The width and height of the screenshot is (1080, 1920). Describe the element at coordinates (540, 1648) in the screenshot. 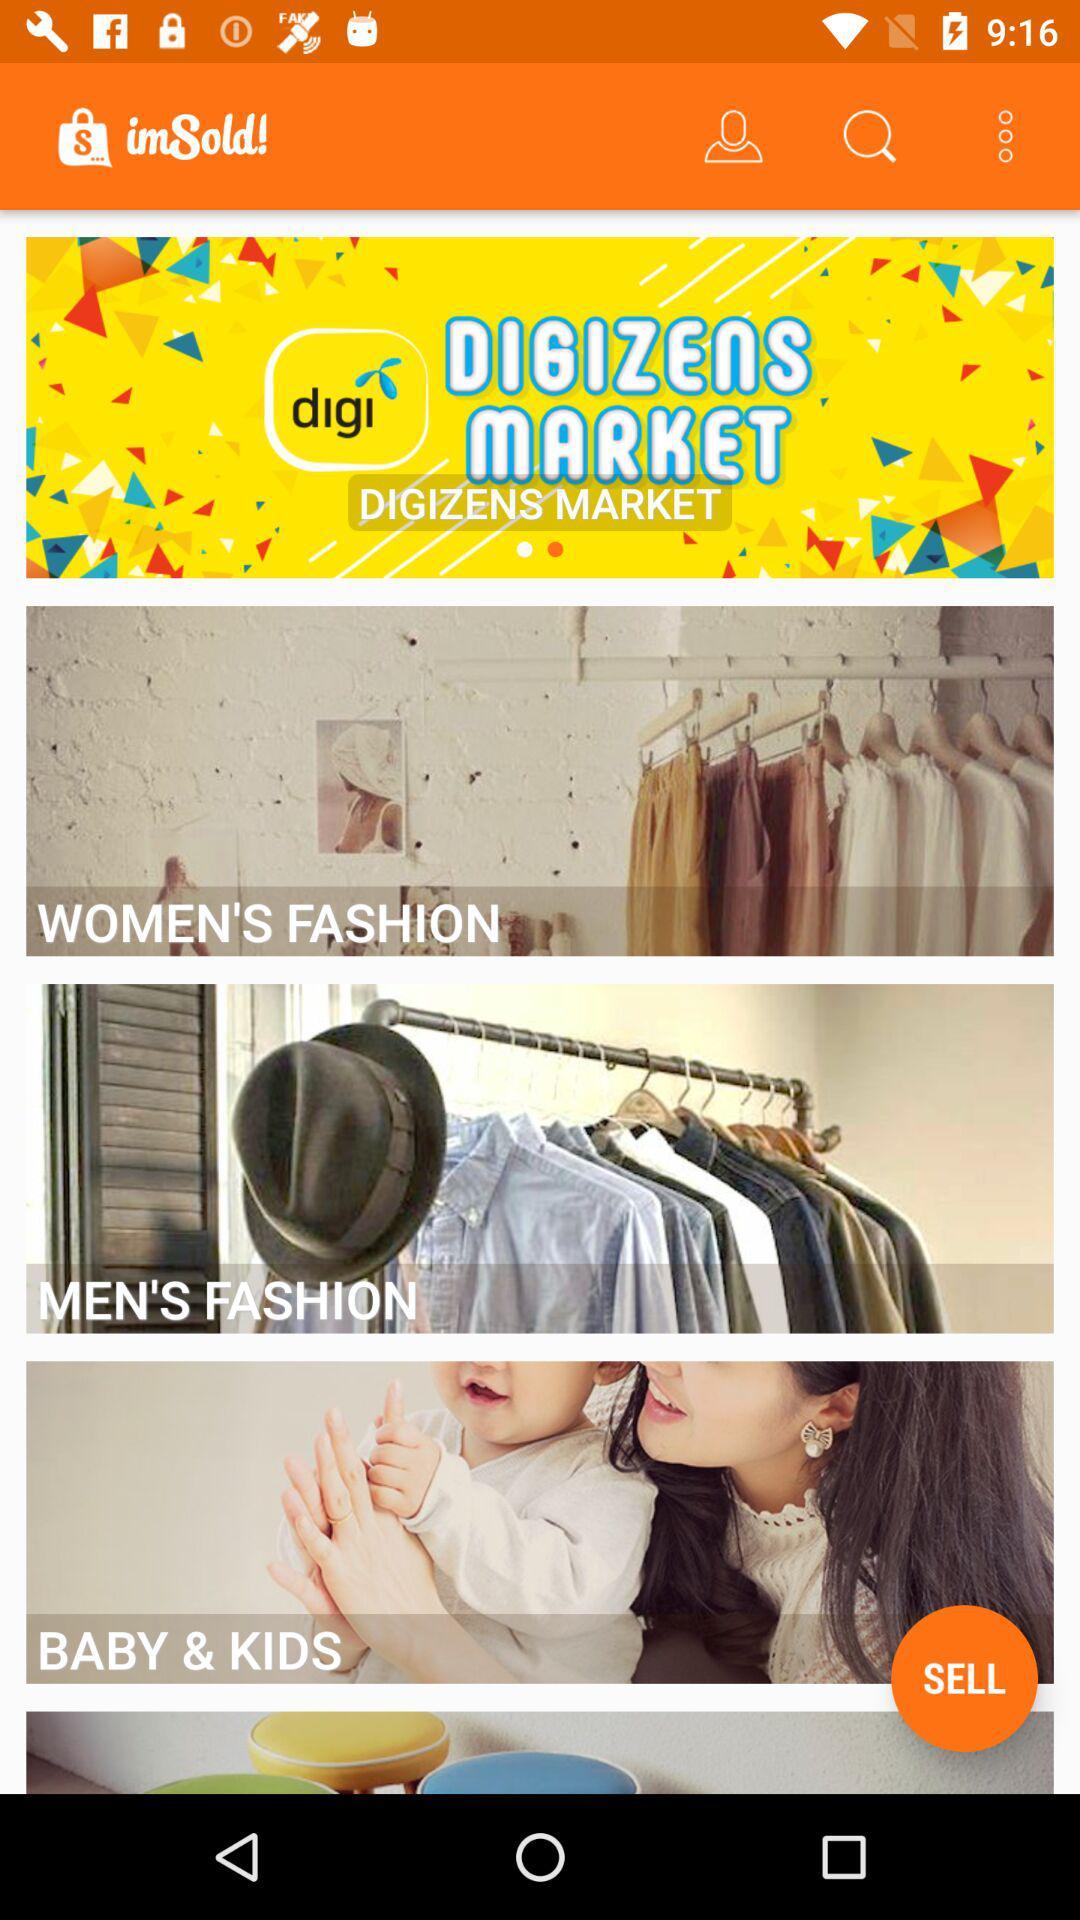

I see `baby & kids` at that location.